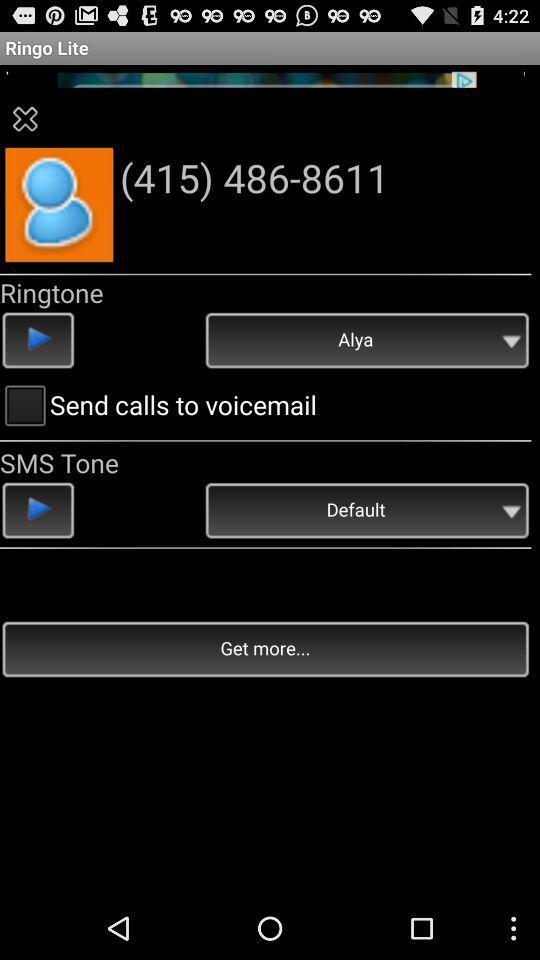 The height and width of the screenshot is (960, 540). What do you see at coordinates (38, 364) in the screenshot?
I see `the play icon` at bounding box center [38, 364].